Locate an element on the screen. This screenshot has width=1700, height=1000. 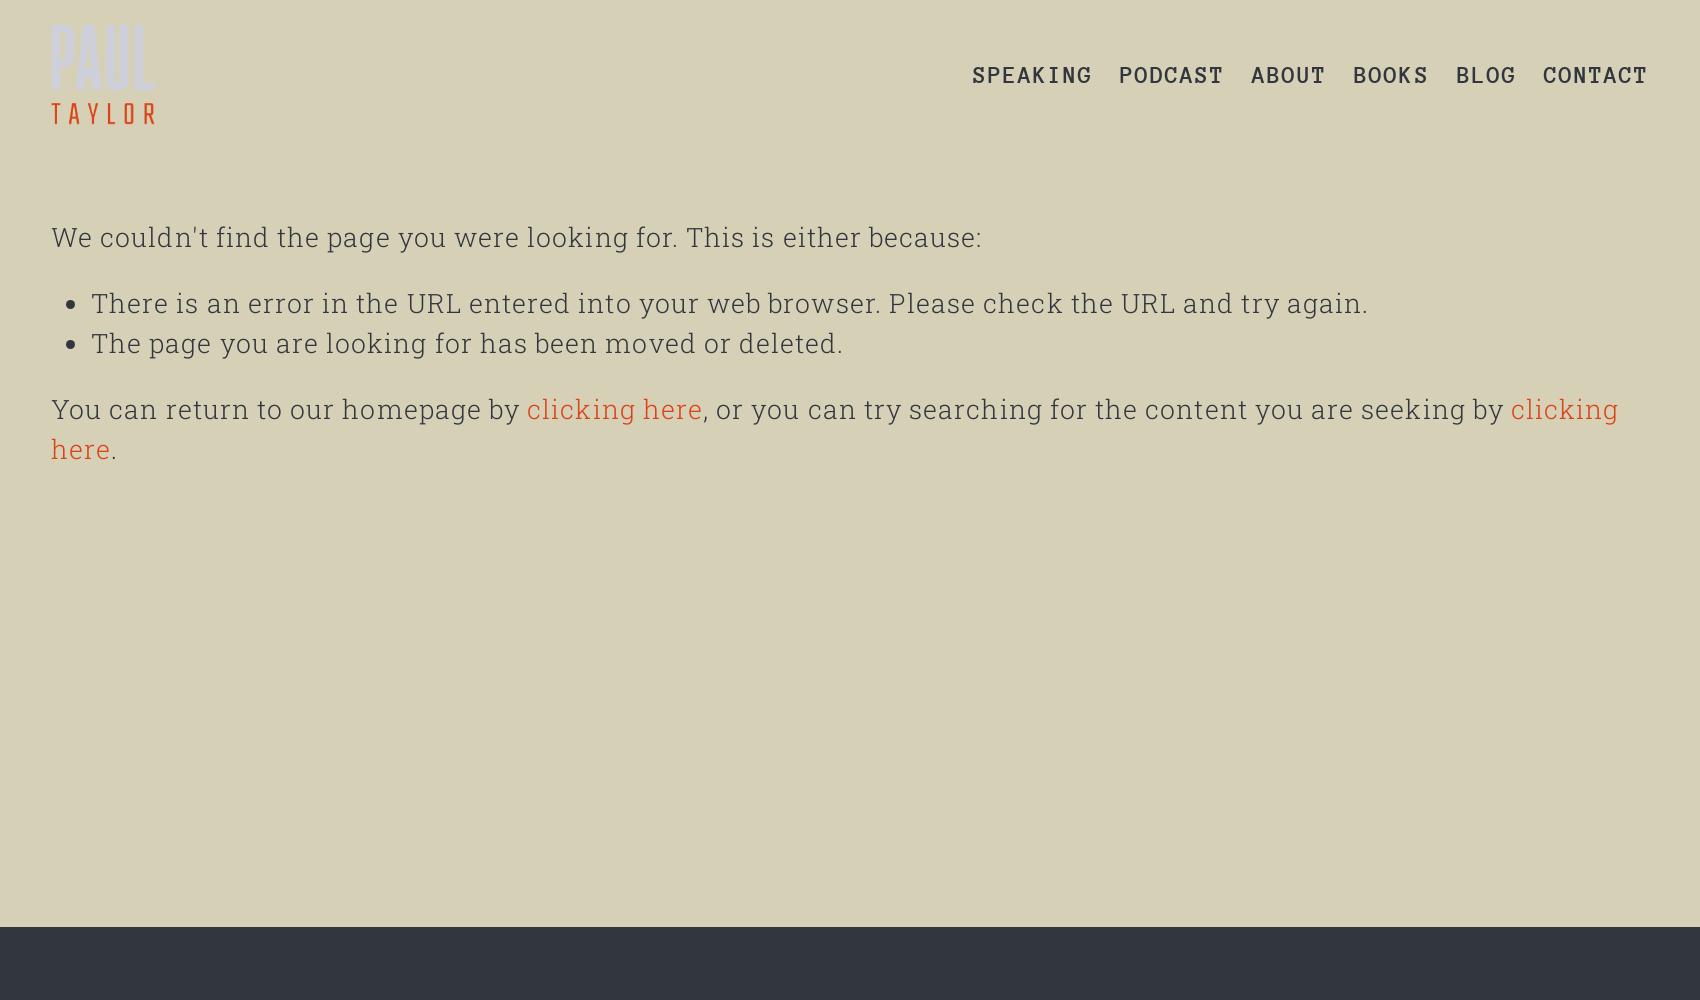
'BOOKS' is located at coordinates (1354, 74).